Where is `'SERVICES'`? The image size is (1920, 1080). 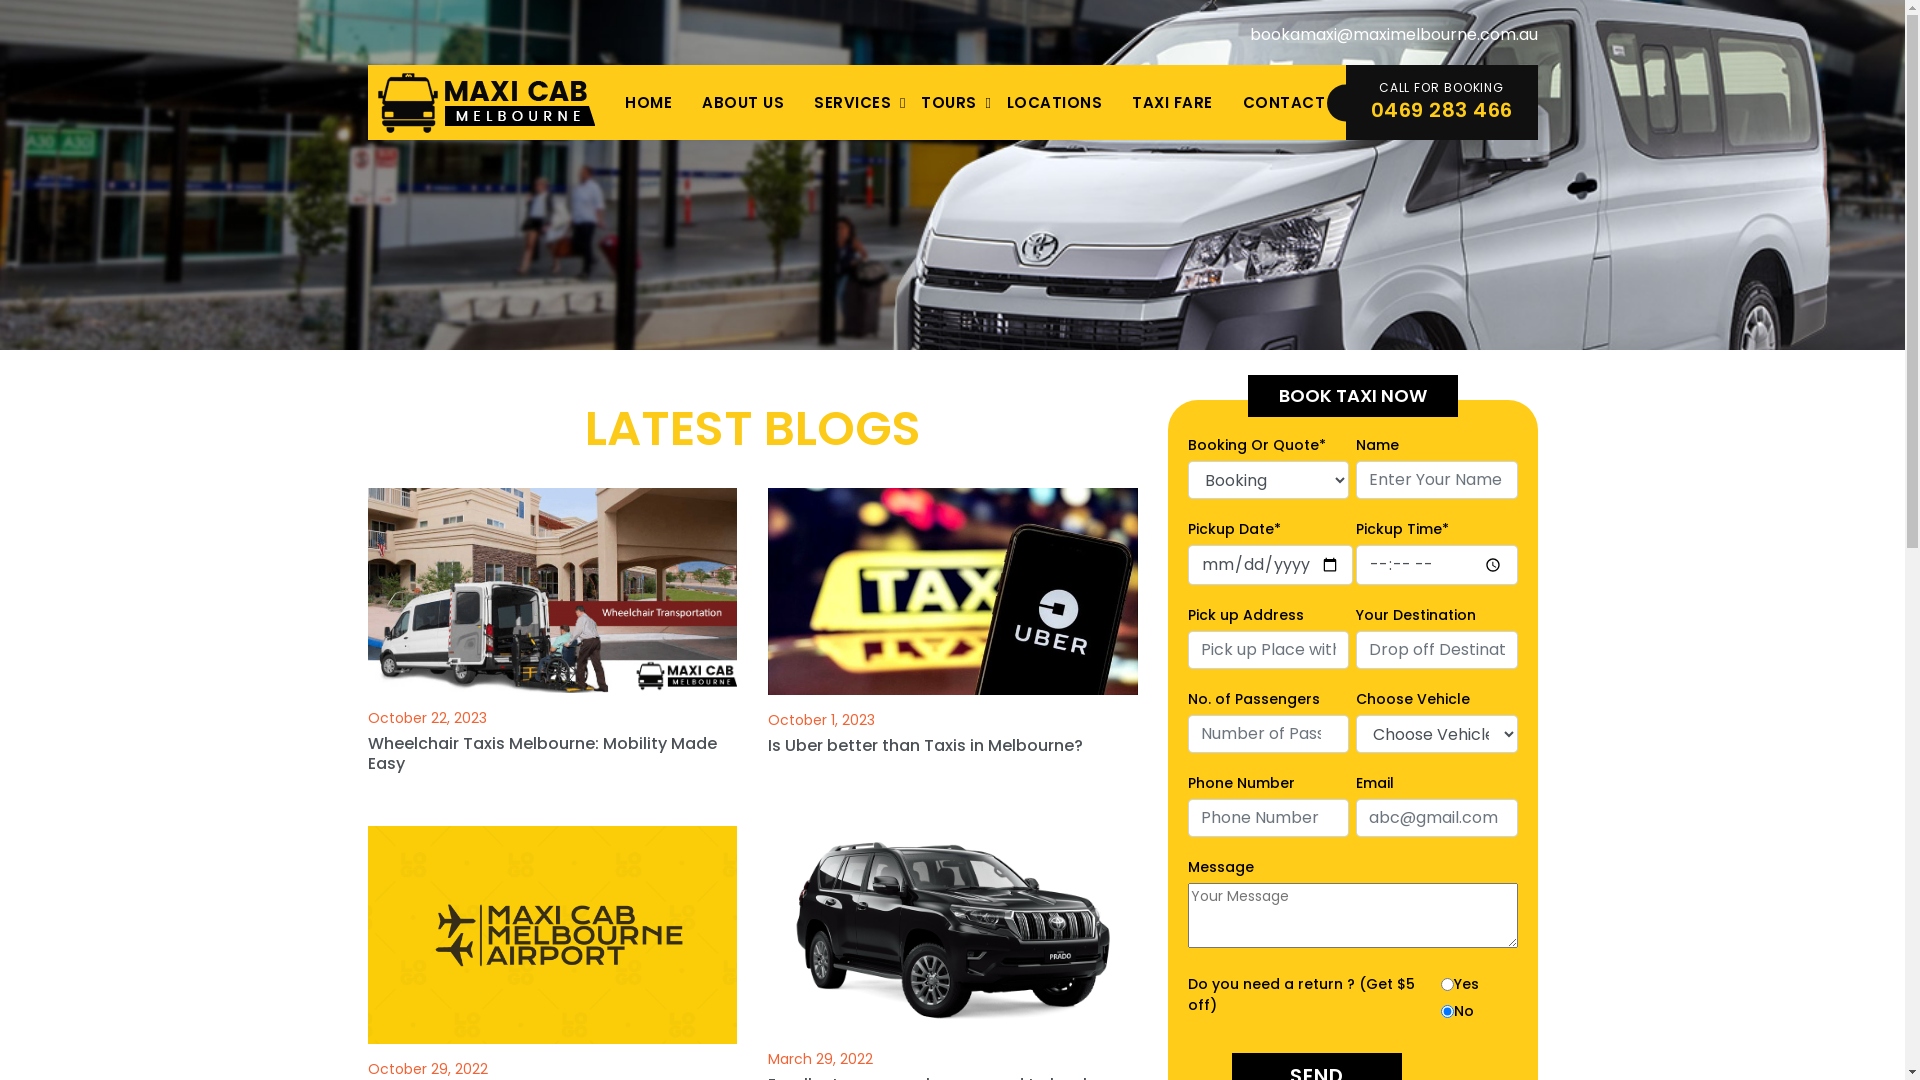
'SERVICES' is located at coordinates (852, 102).